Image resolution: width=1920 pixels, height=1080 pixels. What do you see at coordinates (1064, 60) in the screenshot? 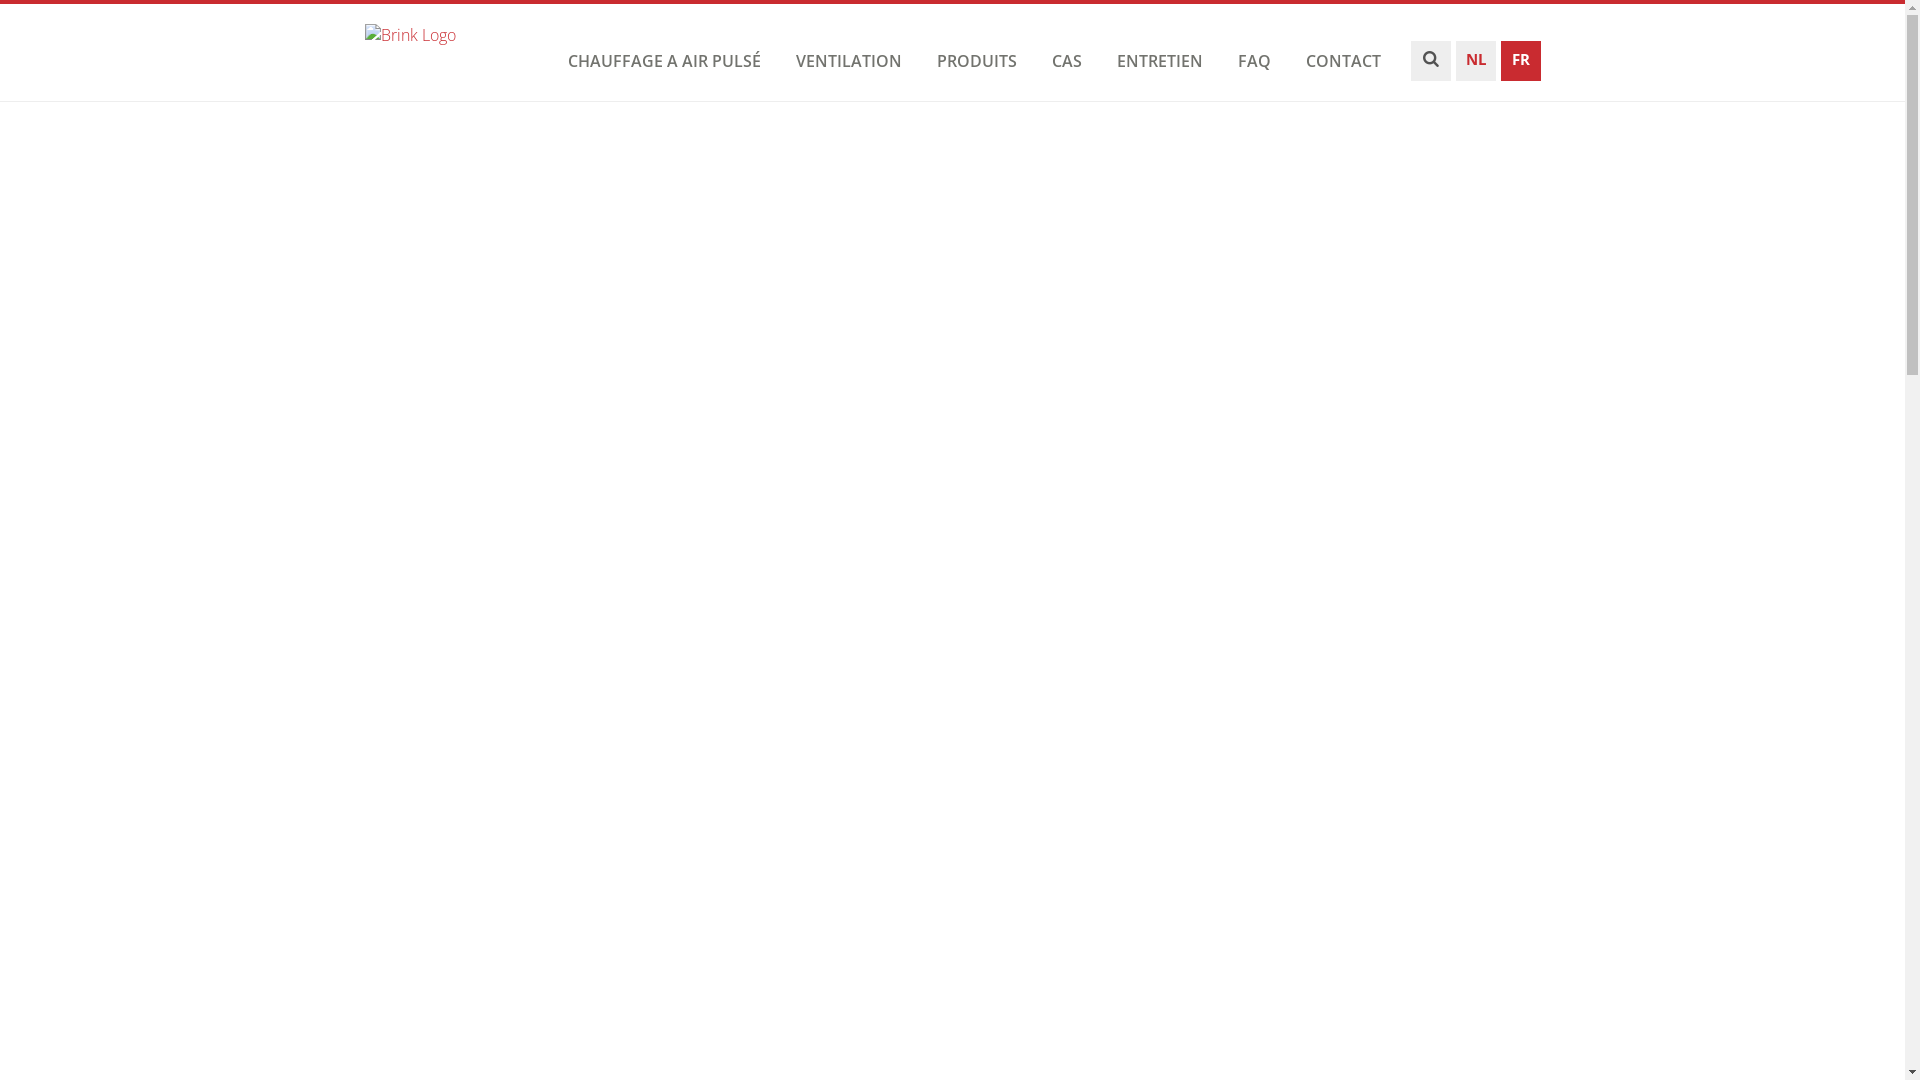
I see `'CAS'` at bounding box center [1064, 60].